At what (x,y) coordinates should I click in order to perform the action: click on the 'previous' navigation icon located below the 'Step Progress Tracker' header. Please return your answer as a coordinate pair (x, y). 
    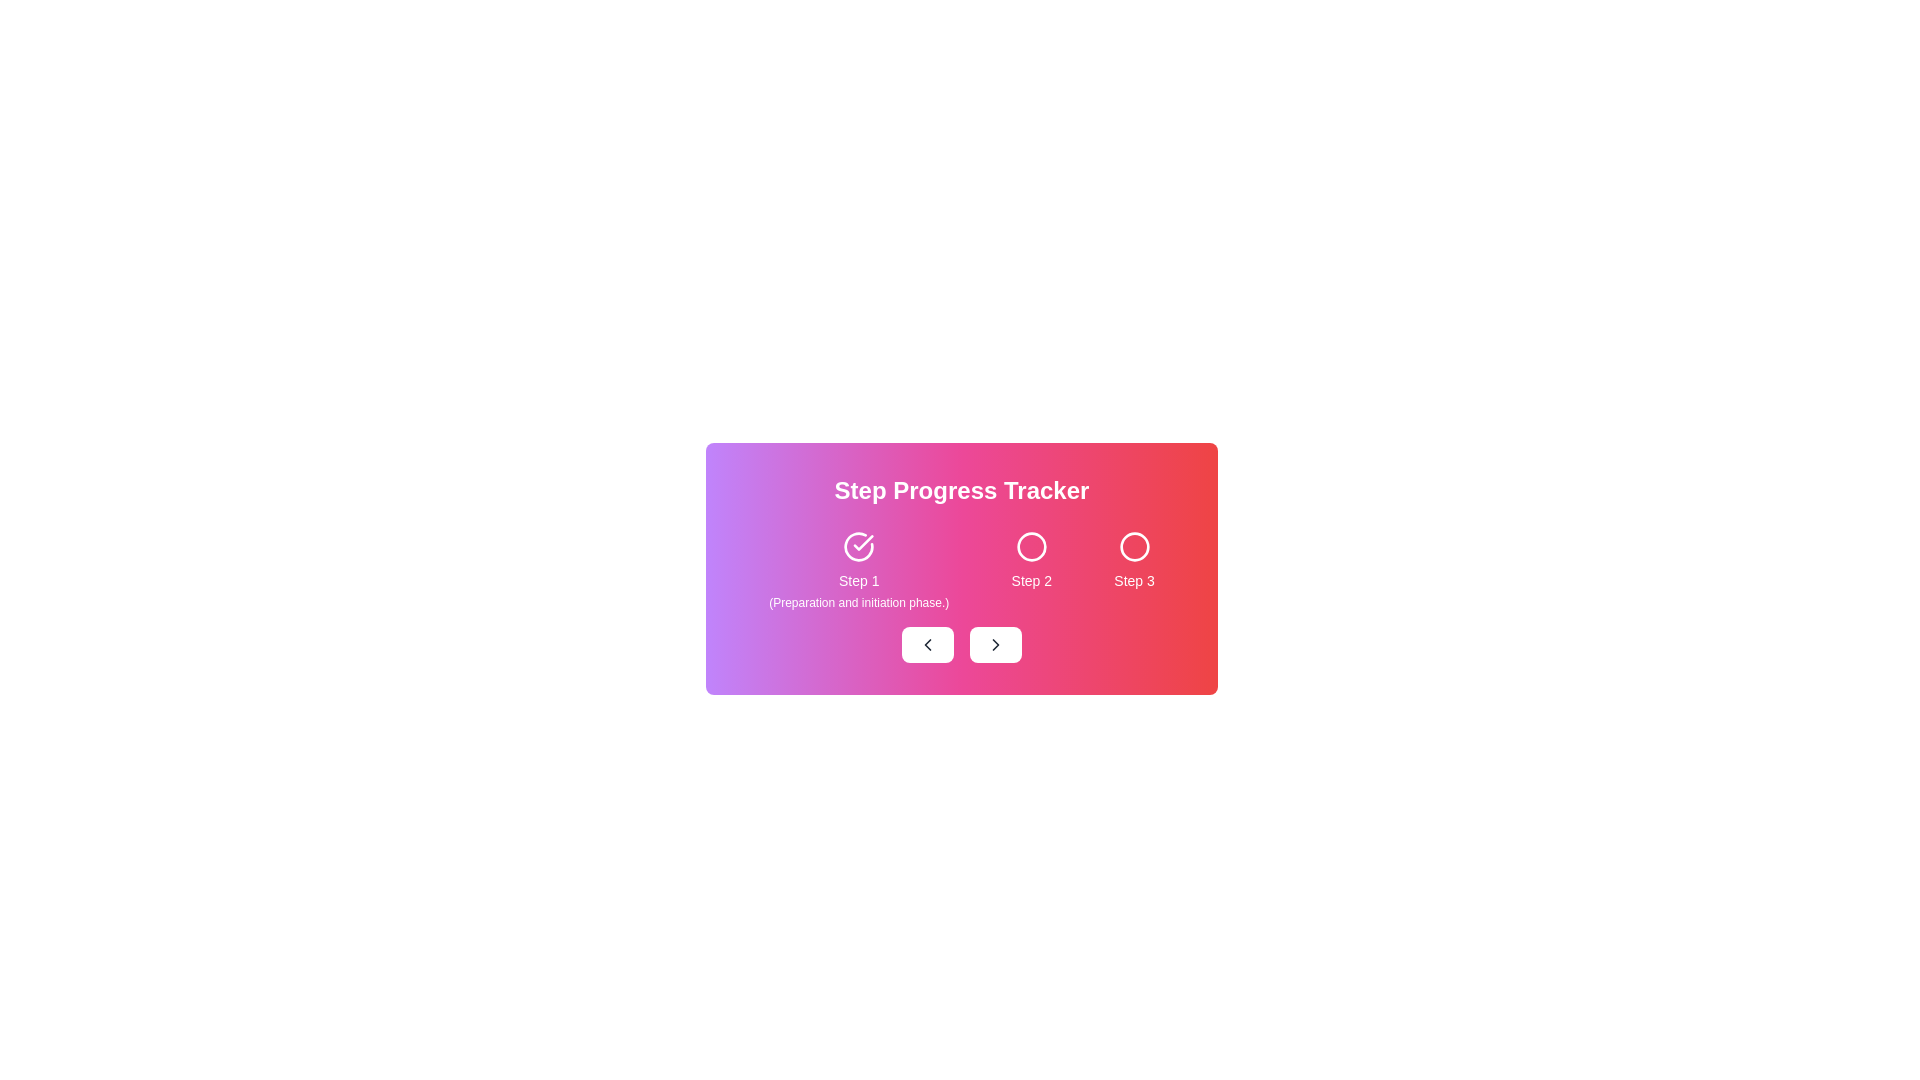
    Looking at the image, I should click on (926, 644).